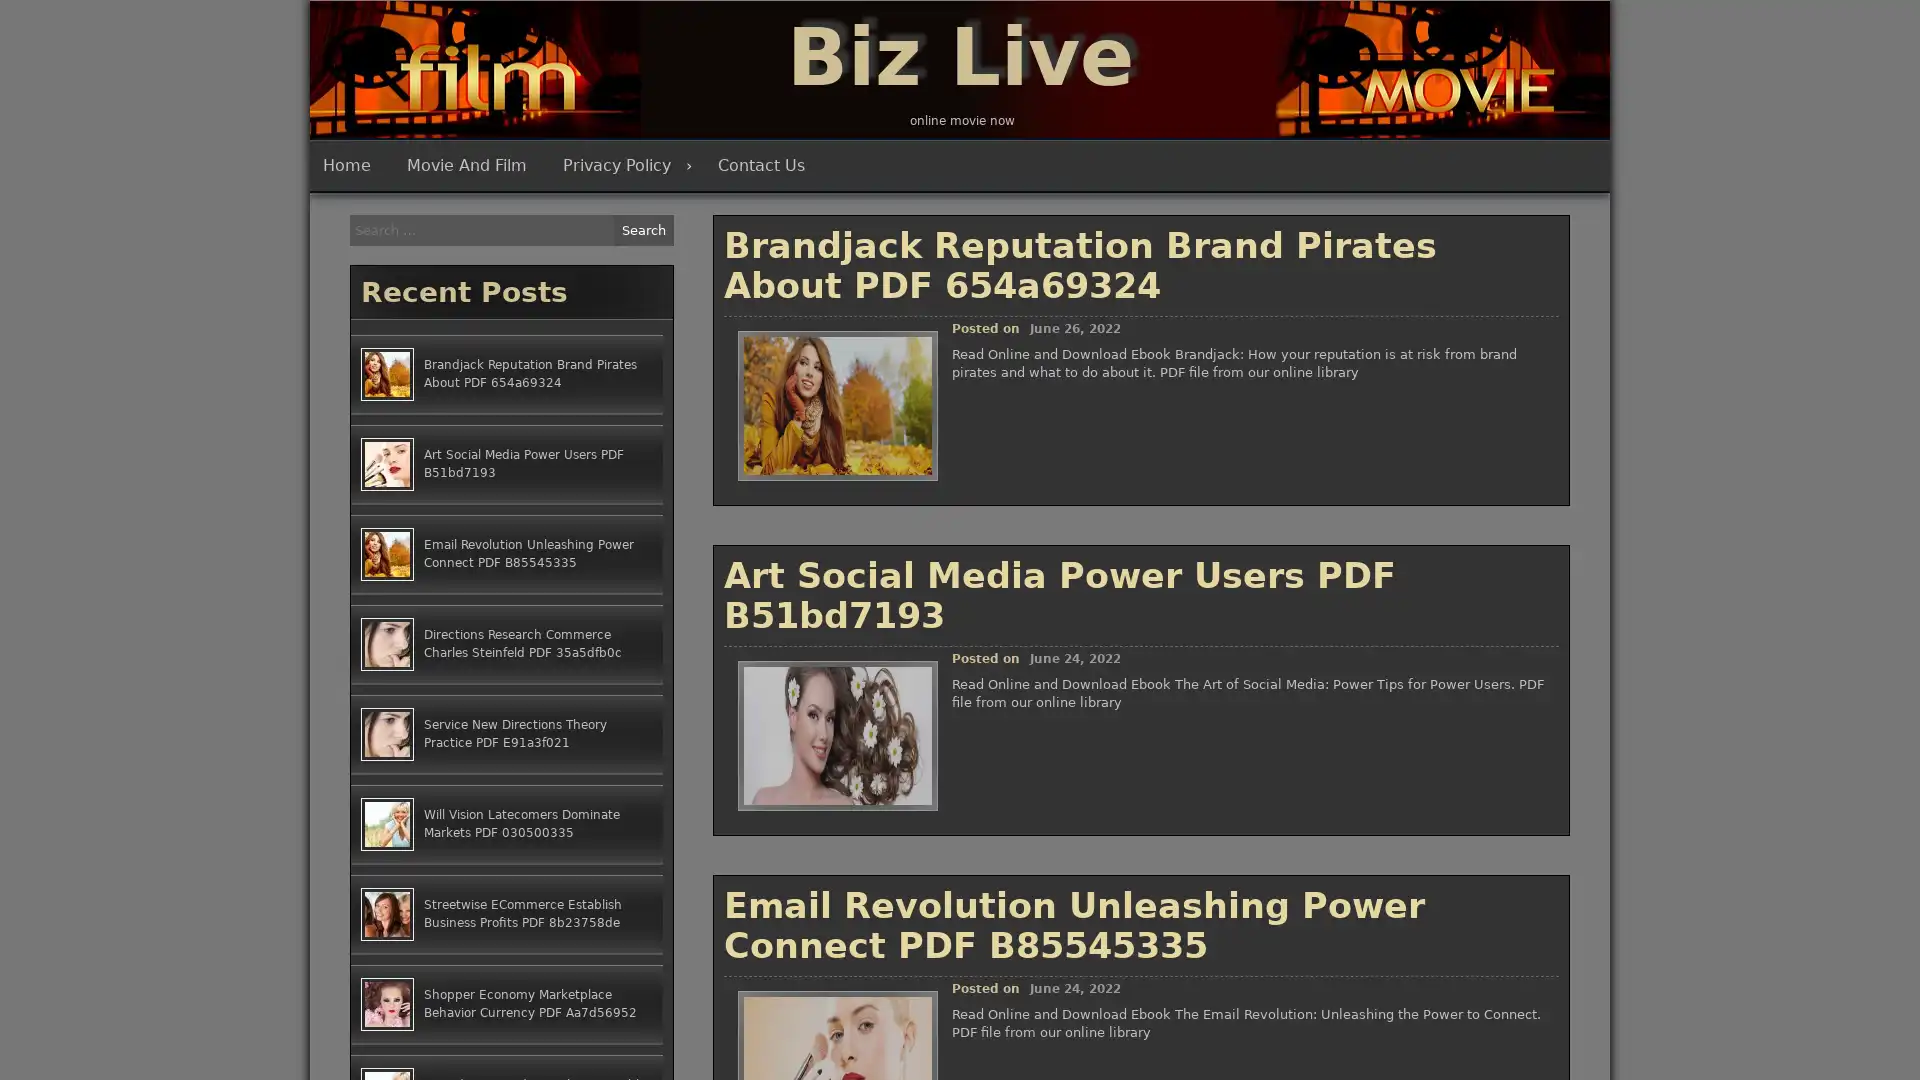 The height and width of the screenshot is (1080, 1920). Describe the element at coordinates (643, 229) in the screenshot. I see `Search` at that location.